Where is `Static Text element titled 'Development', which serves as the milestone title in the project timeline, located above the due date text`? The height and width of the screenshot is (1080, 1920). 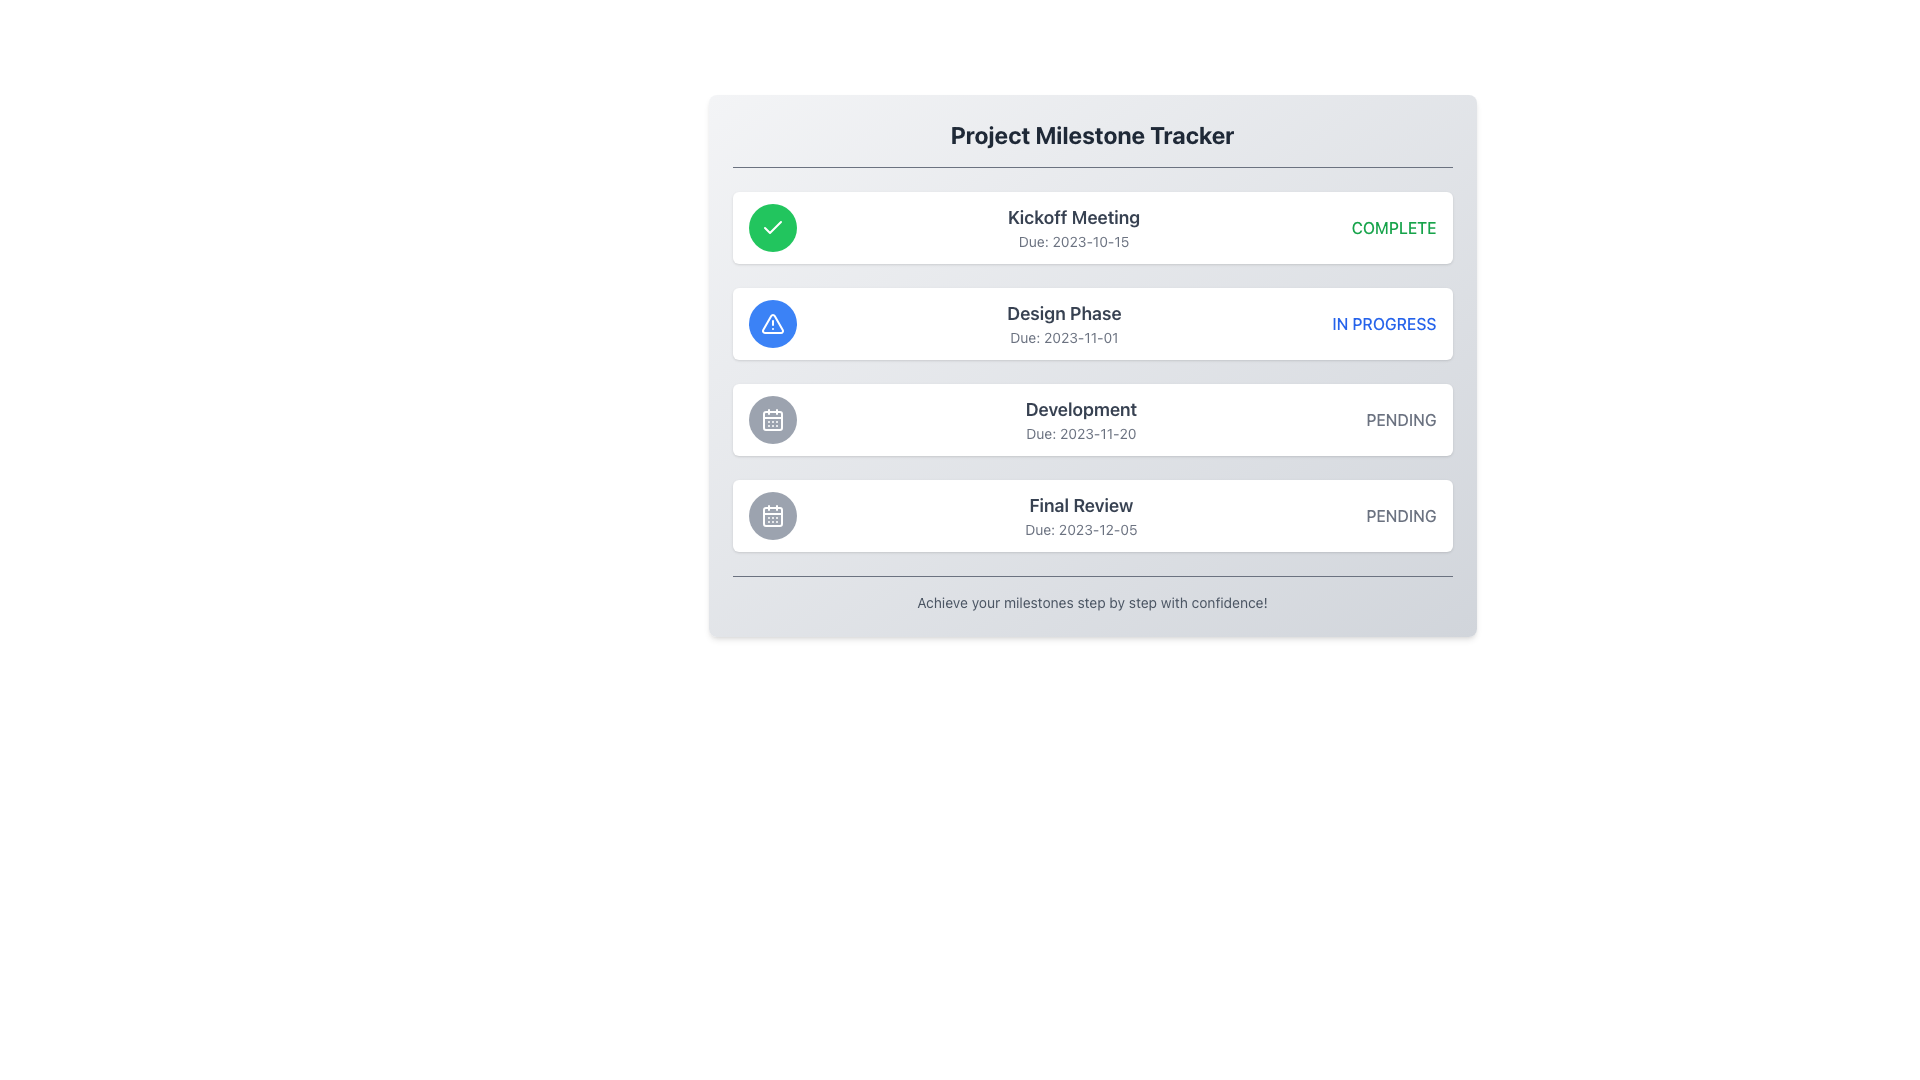 Static Text element titled 'Development', which serves as the milestone title in the project timeline, located above the due date text is located at coordinates (1080, 408).